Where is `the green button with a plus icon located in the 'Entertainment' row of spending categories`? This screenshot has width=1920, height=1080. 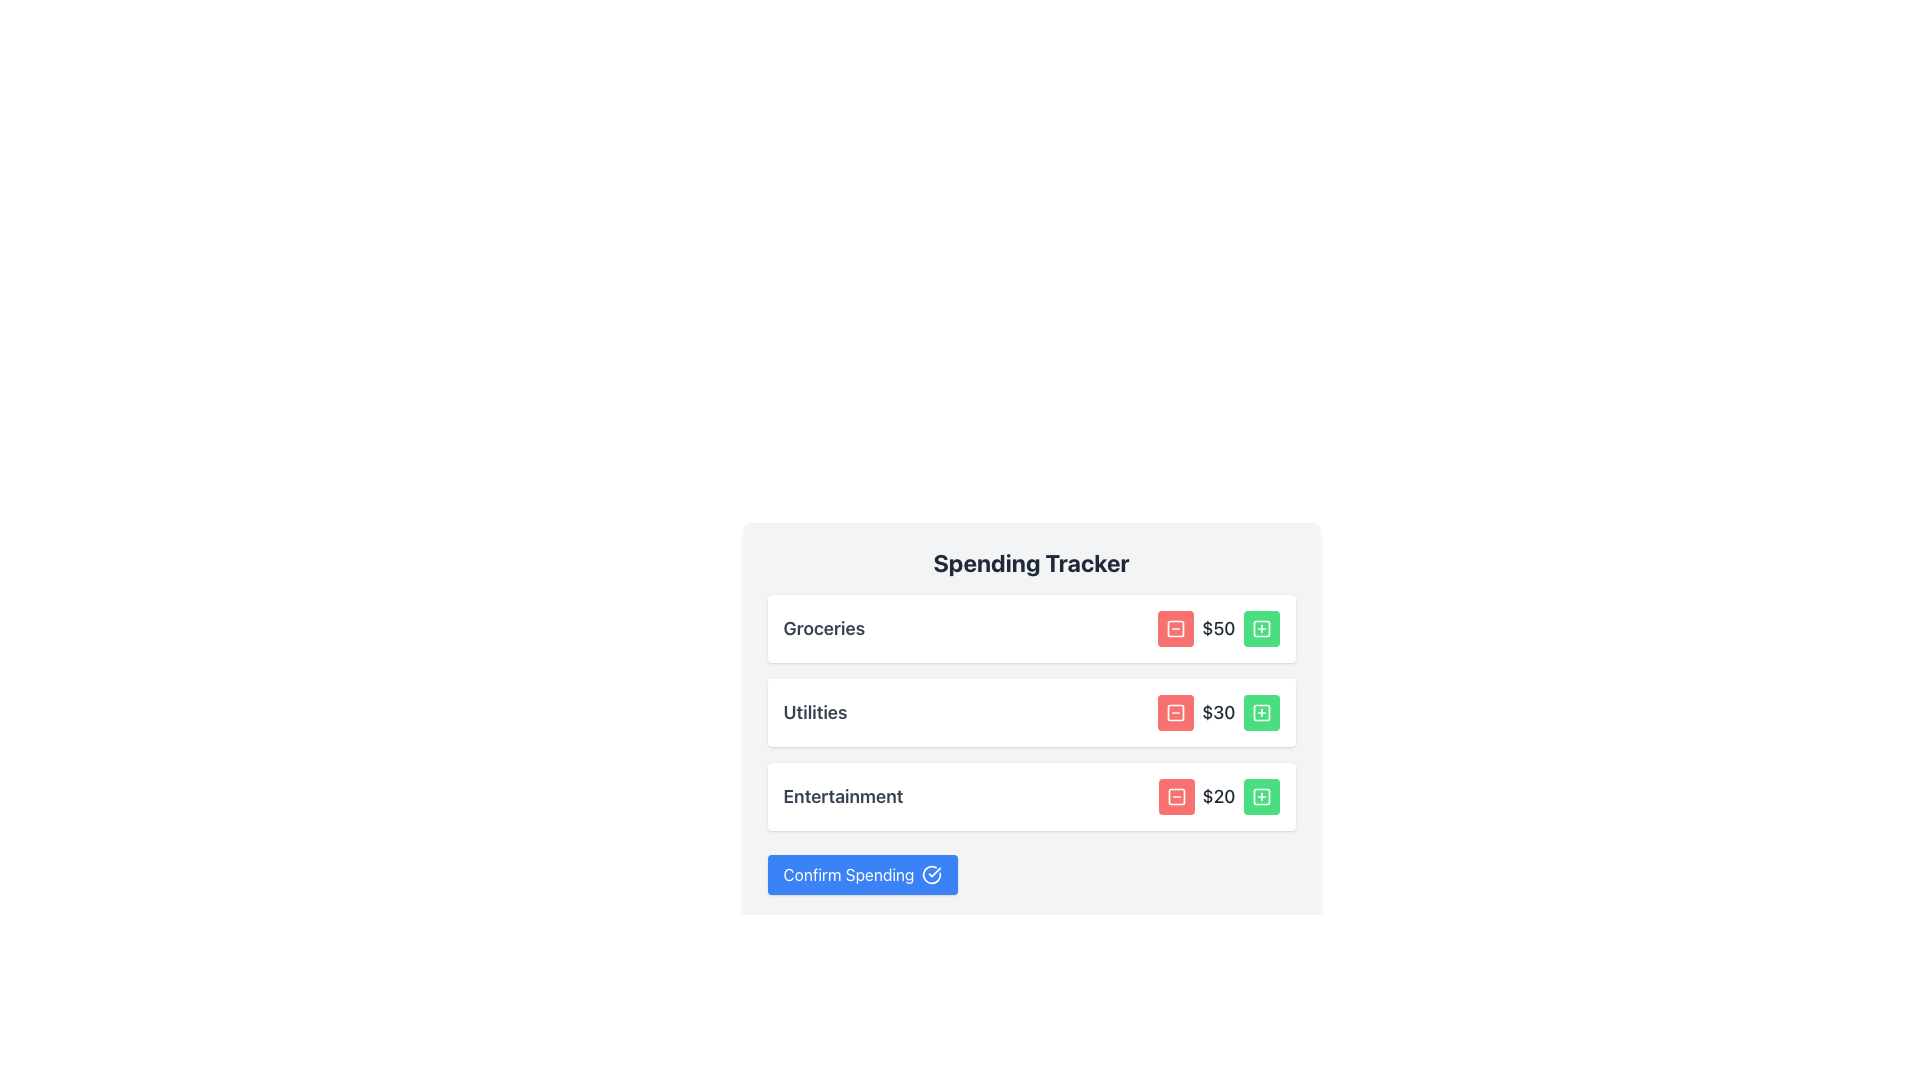
the green button with a plus icon located in the 'Entertainment' row of spending categories is located at coordinates (1260, 796).